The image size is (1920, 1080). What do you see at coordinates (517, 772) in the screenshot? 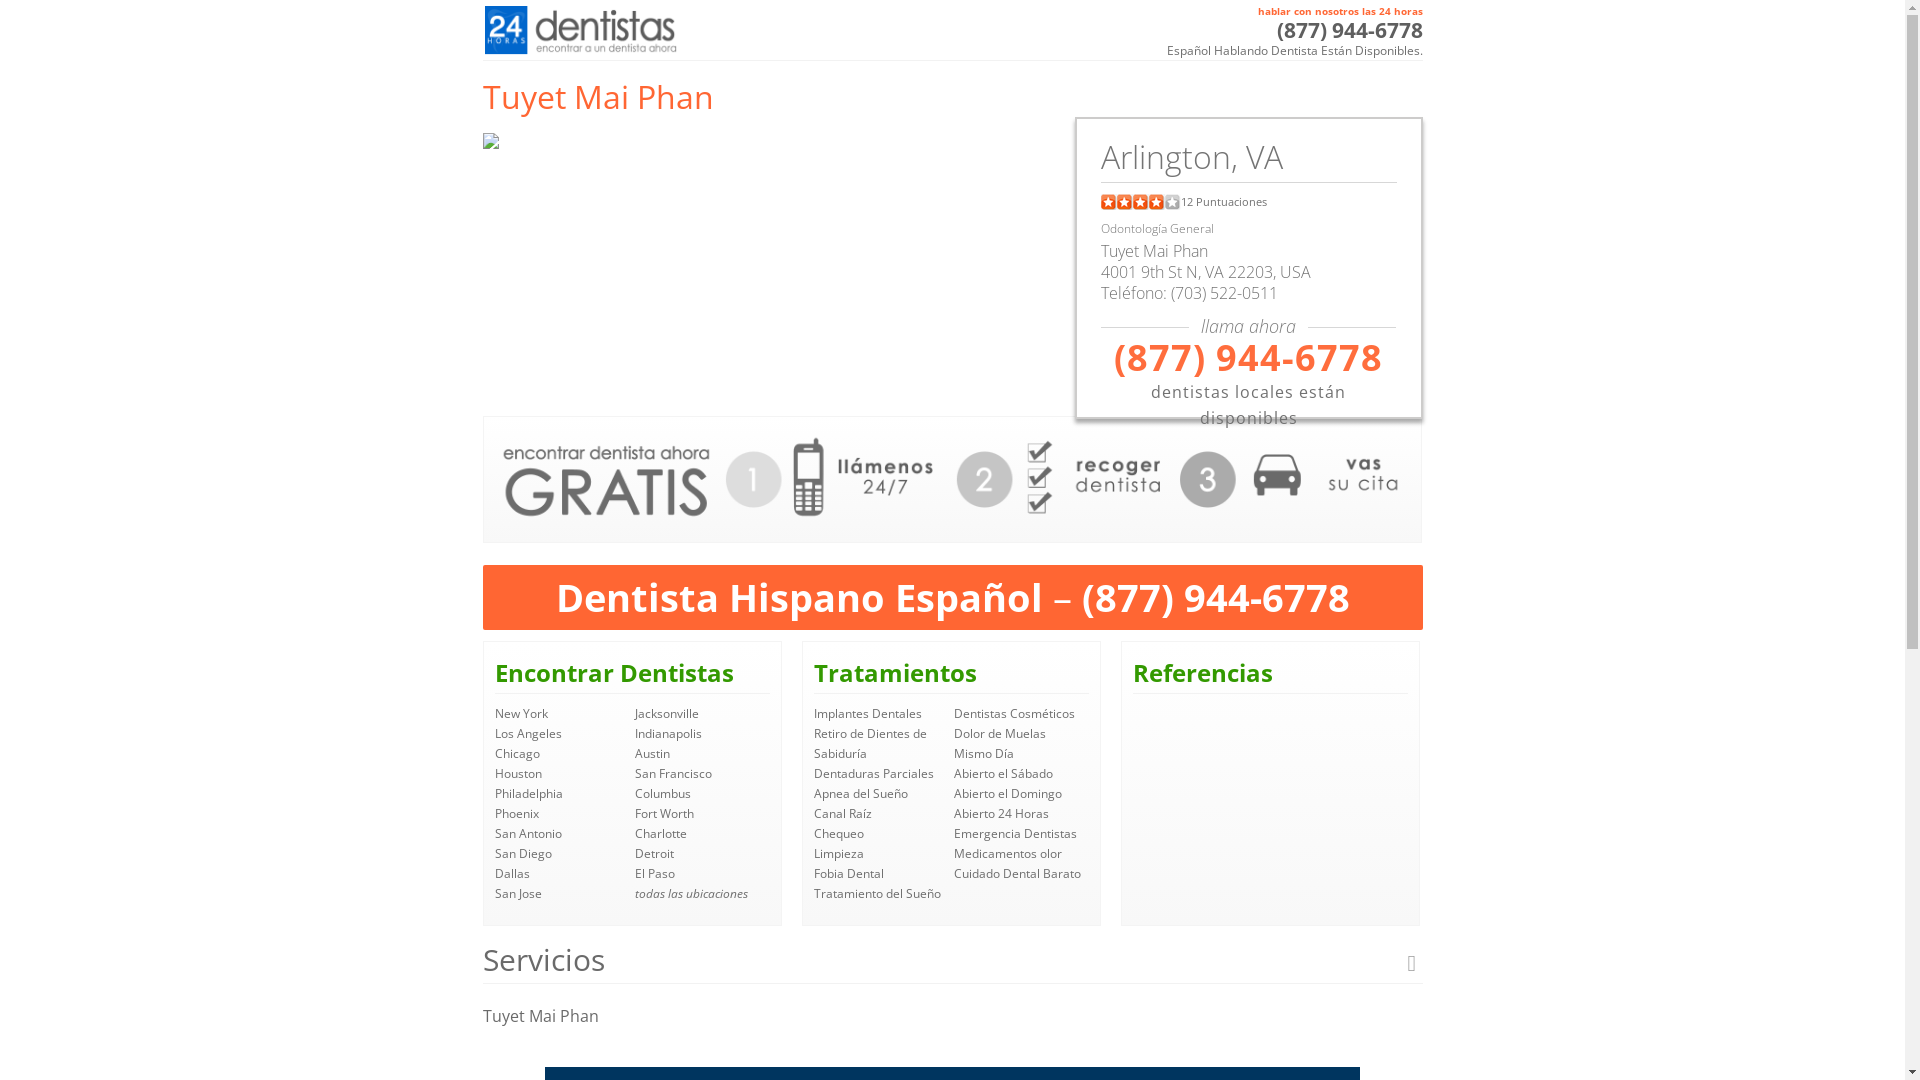
I see `'Houston'` at bounding box center [517, 772].